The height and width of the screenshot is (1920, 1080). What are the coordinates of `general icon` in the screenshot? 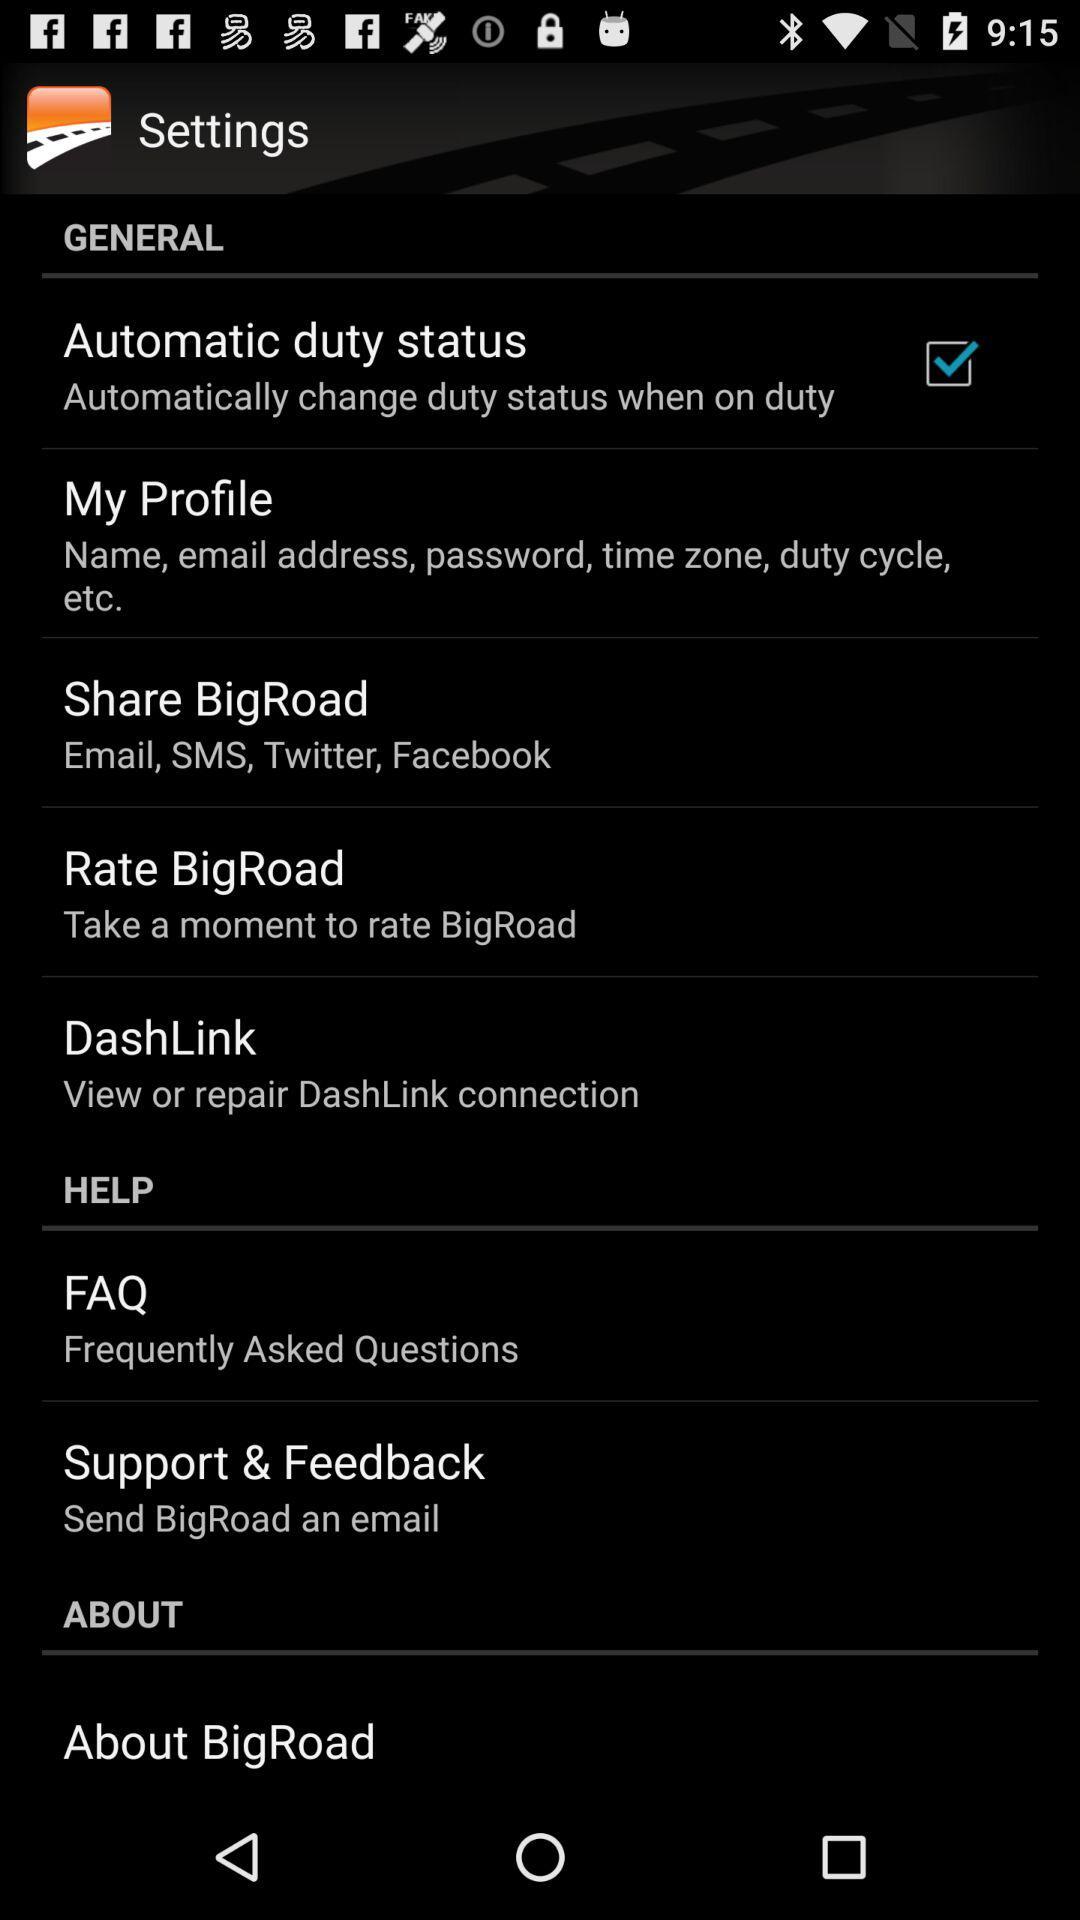 It's located at (540, 236).